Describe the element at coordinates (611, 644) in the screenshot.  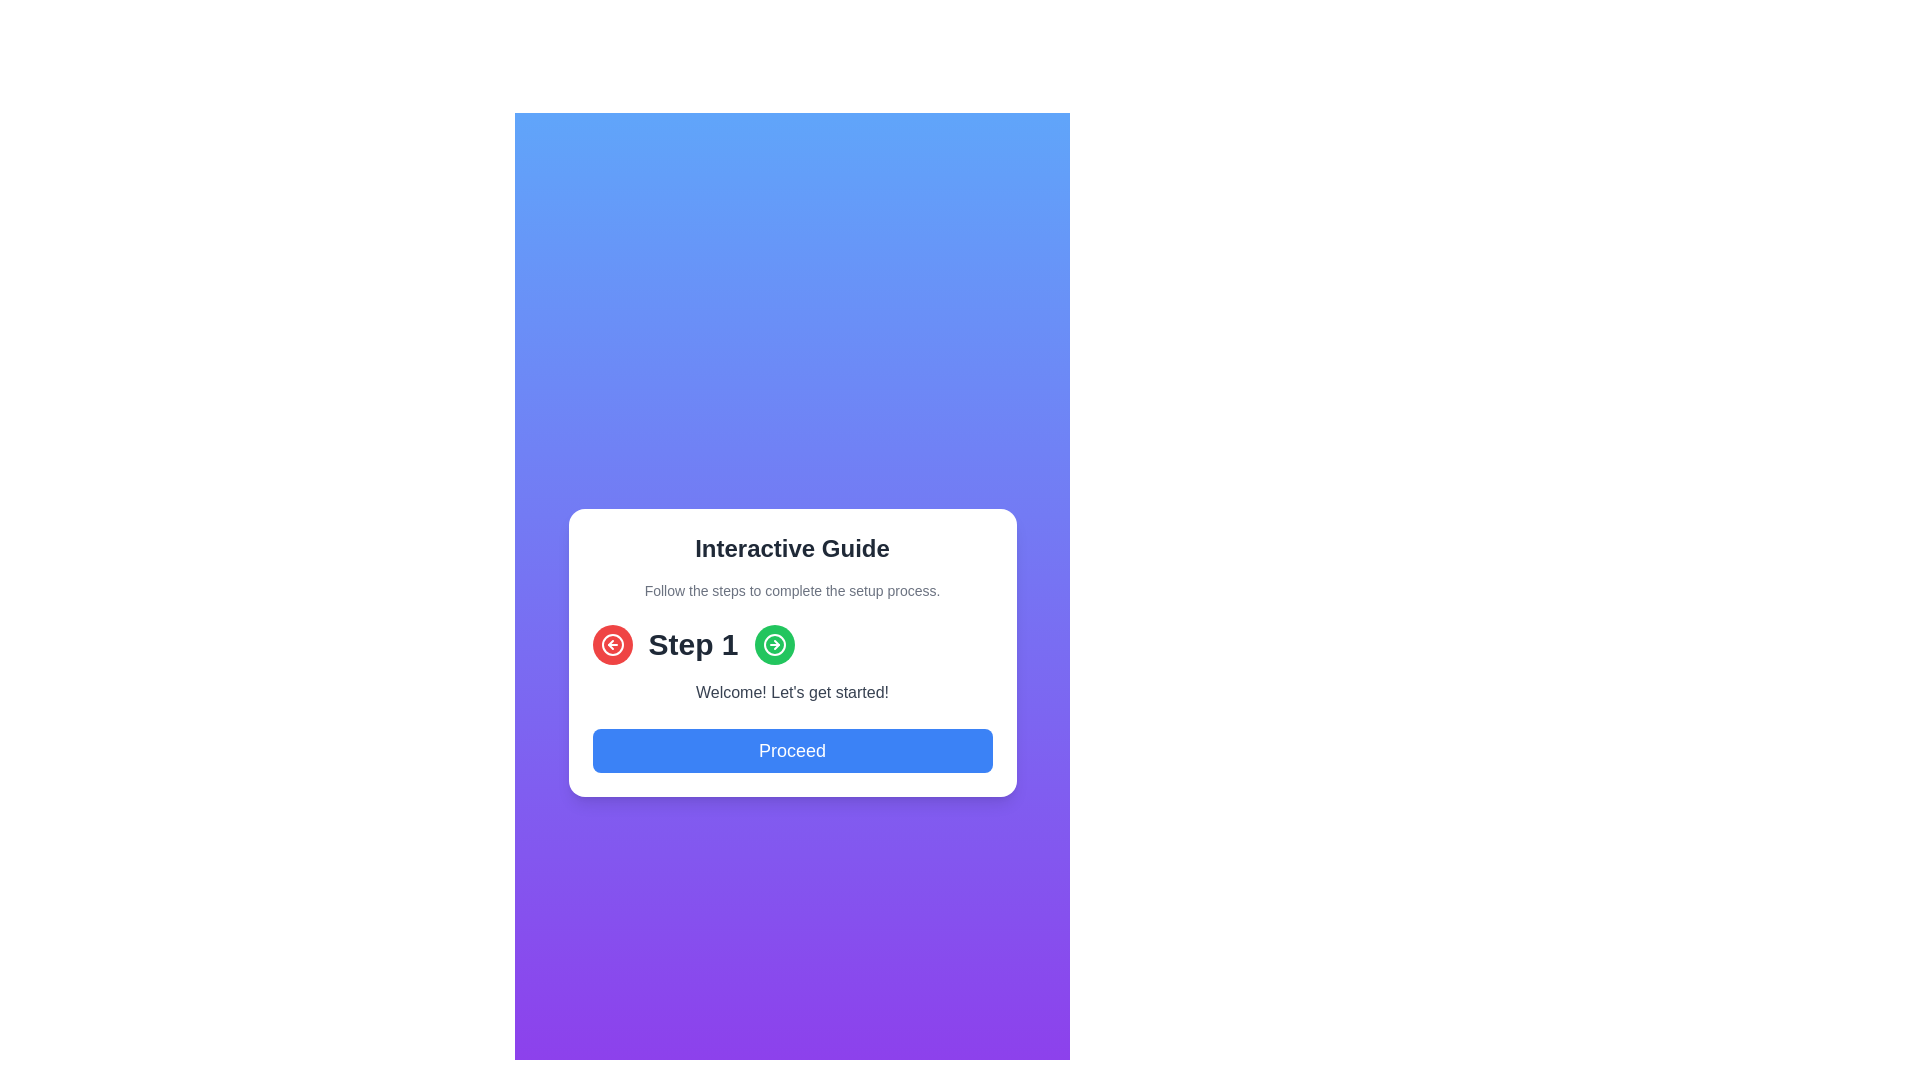
I see `the circular red button with a white arrow icon pointing left` at that location.